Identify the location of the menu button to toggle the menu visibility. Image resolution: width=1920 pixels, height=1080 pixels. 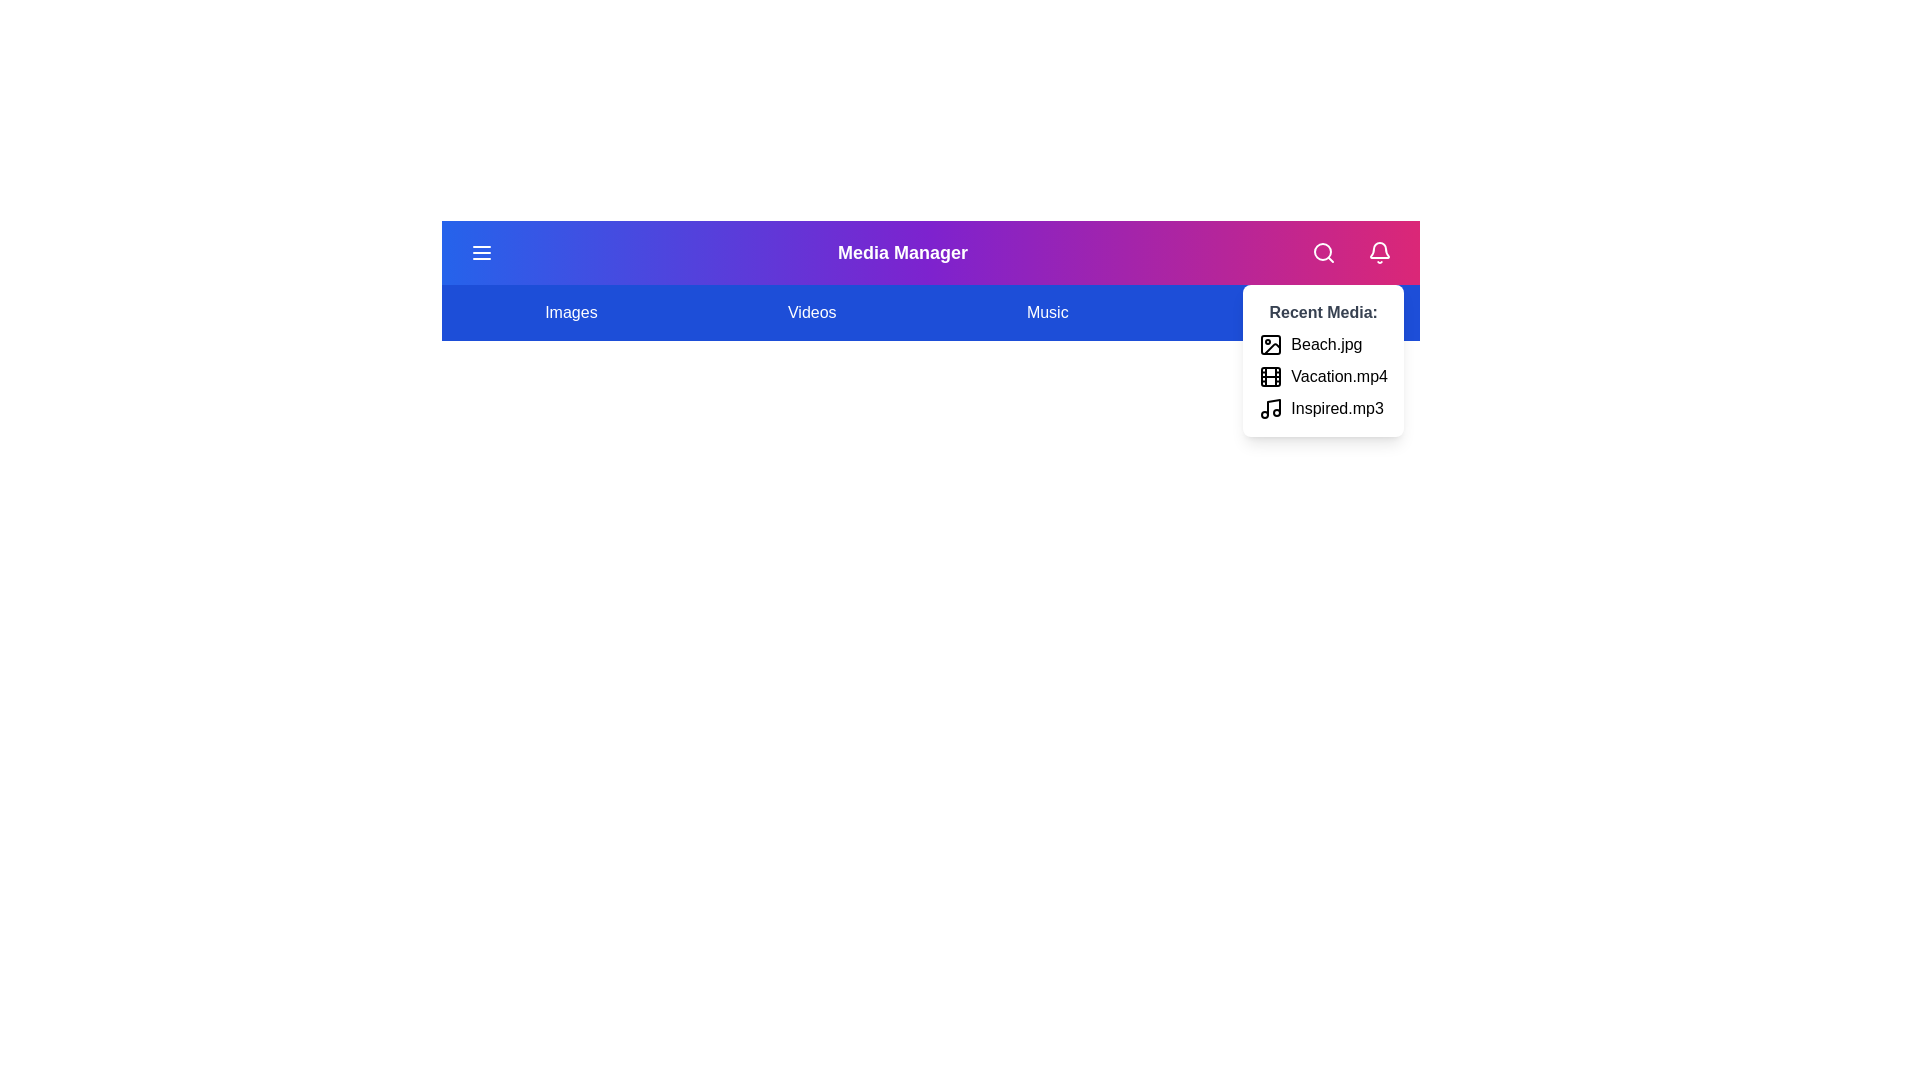
(481, 252).